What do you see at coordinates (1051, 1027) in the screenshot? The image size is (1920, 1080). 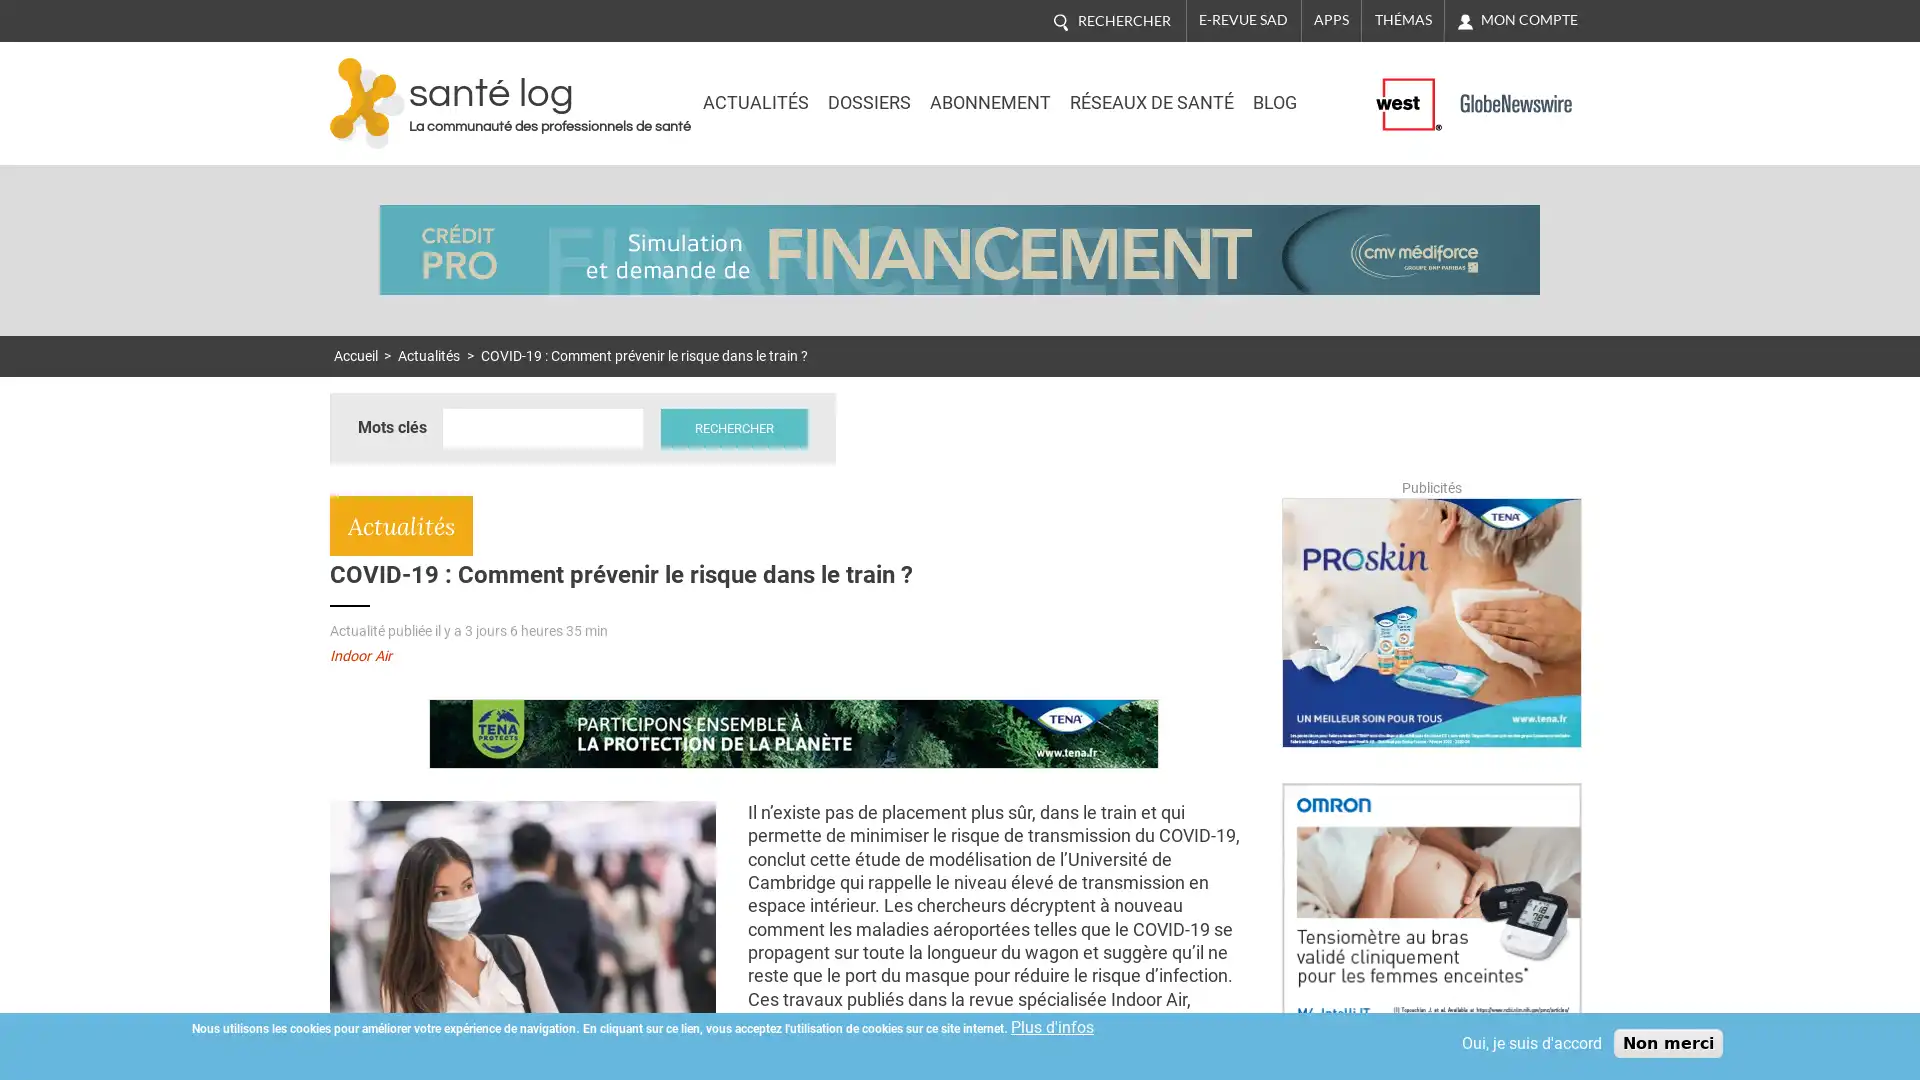 I see `Plus d'infos` at bounding box center [1051, 1027].